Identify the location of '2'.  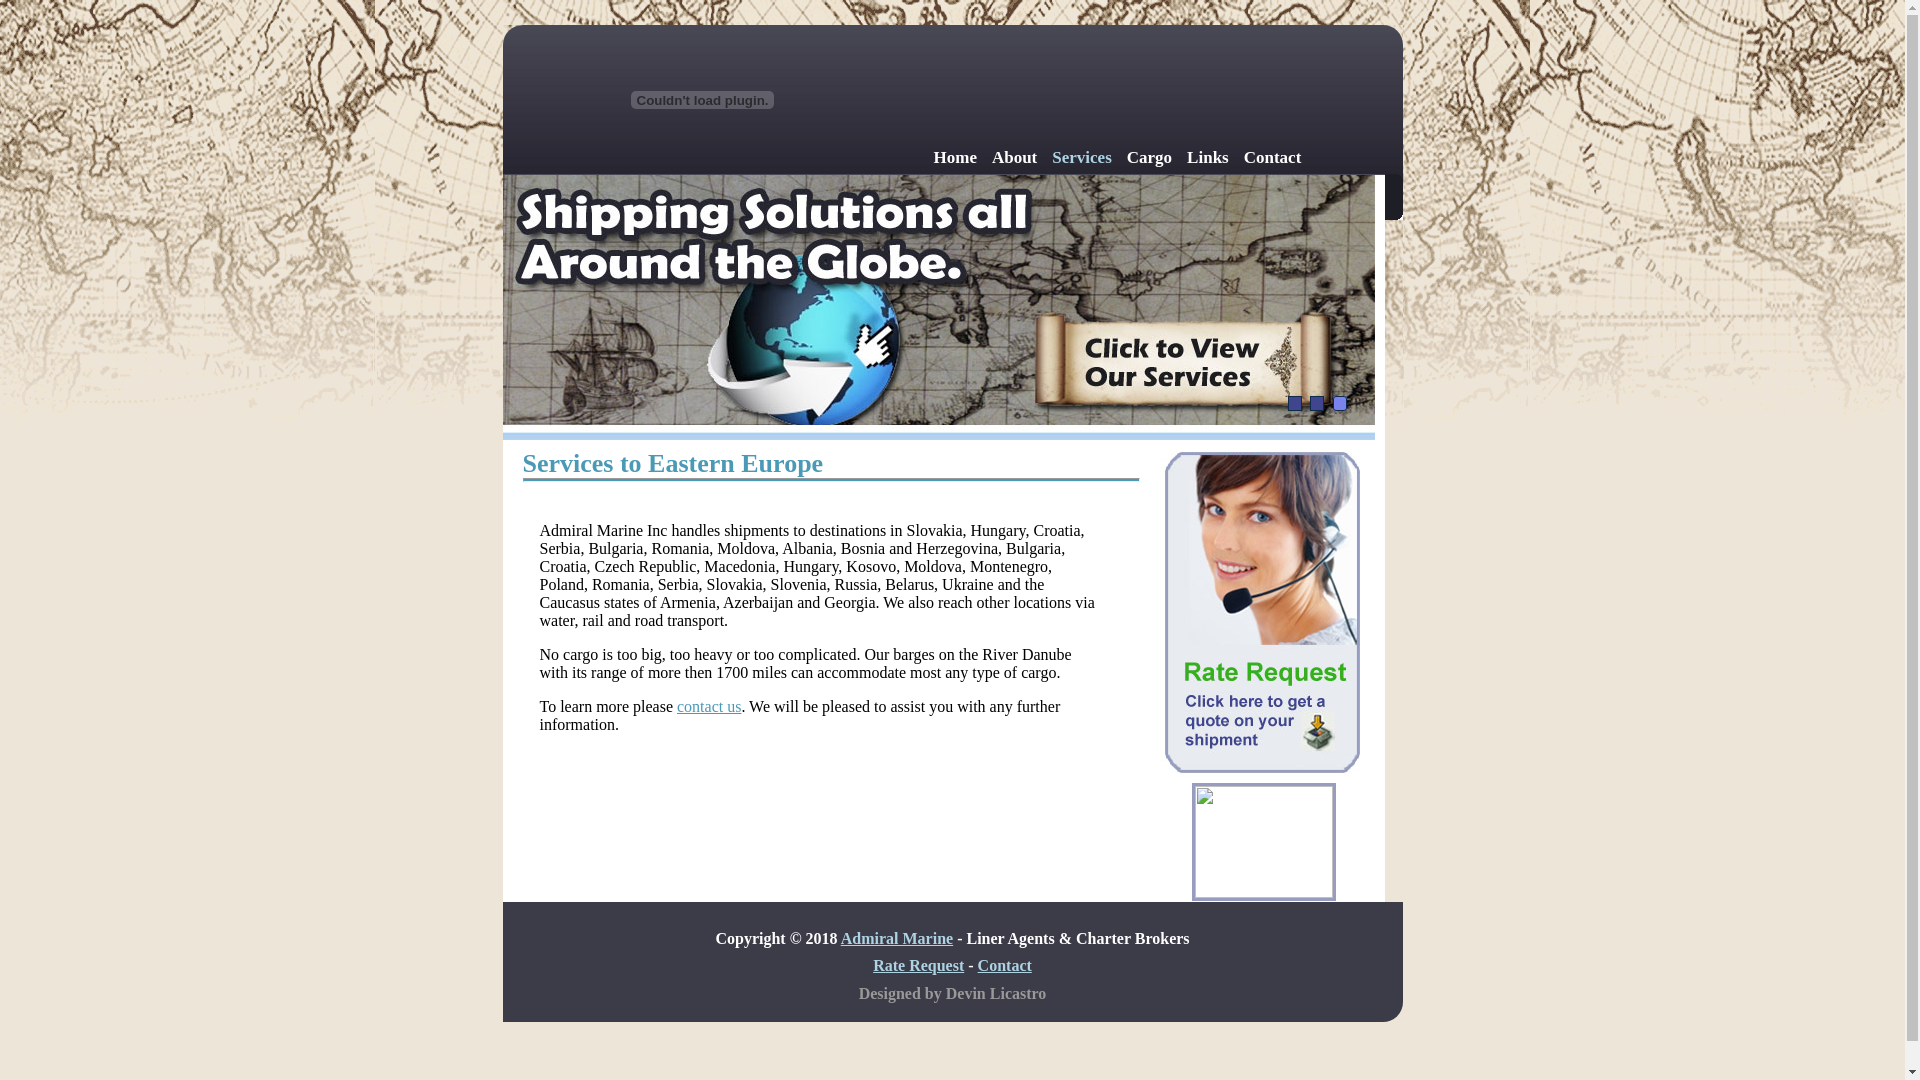
(1316, 403).